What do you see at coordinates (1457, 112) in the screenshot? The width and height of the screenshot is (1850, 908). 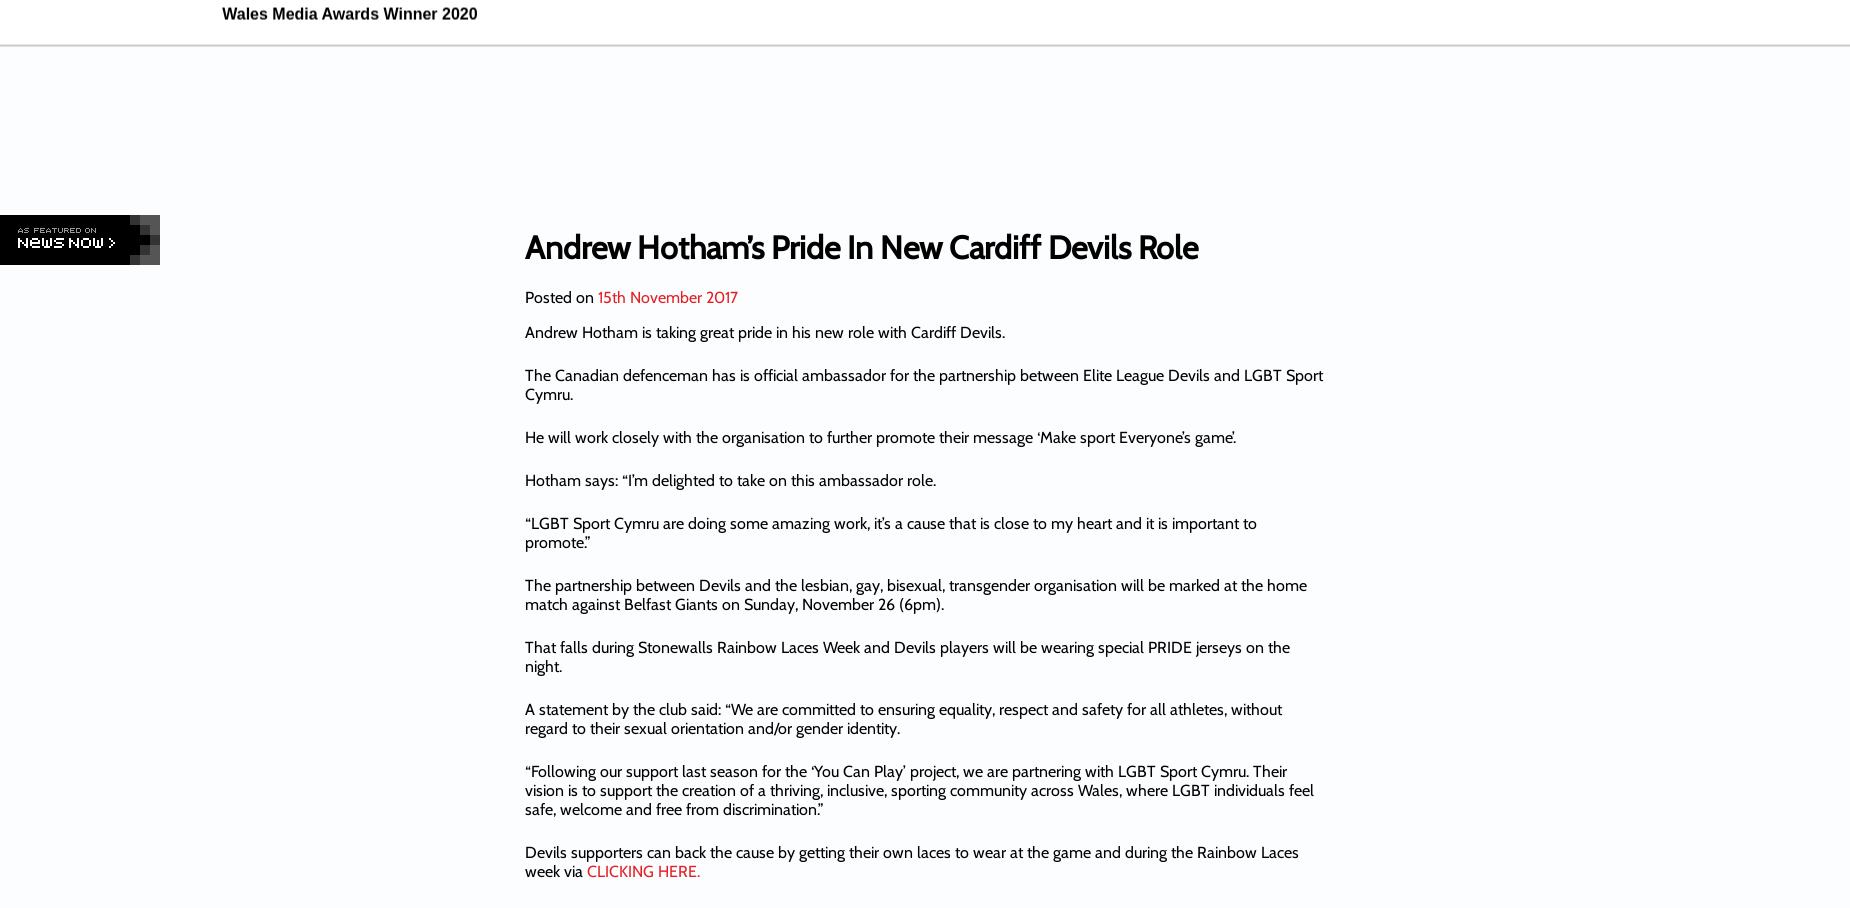 I see `'Dai Para'` at bounding box center [1457, 112].